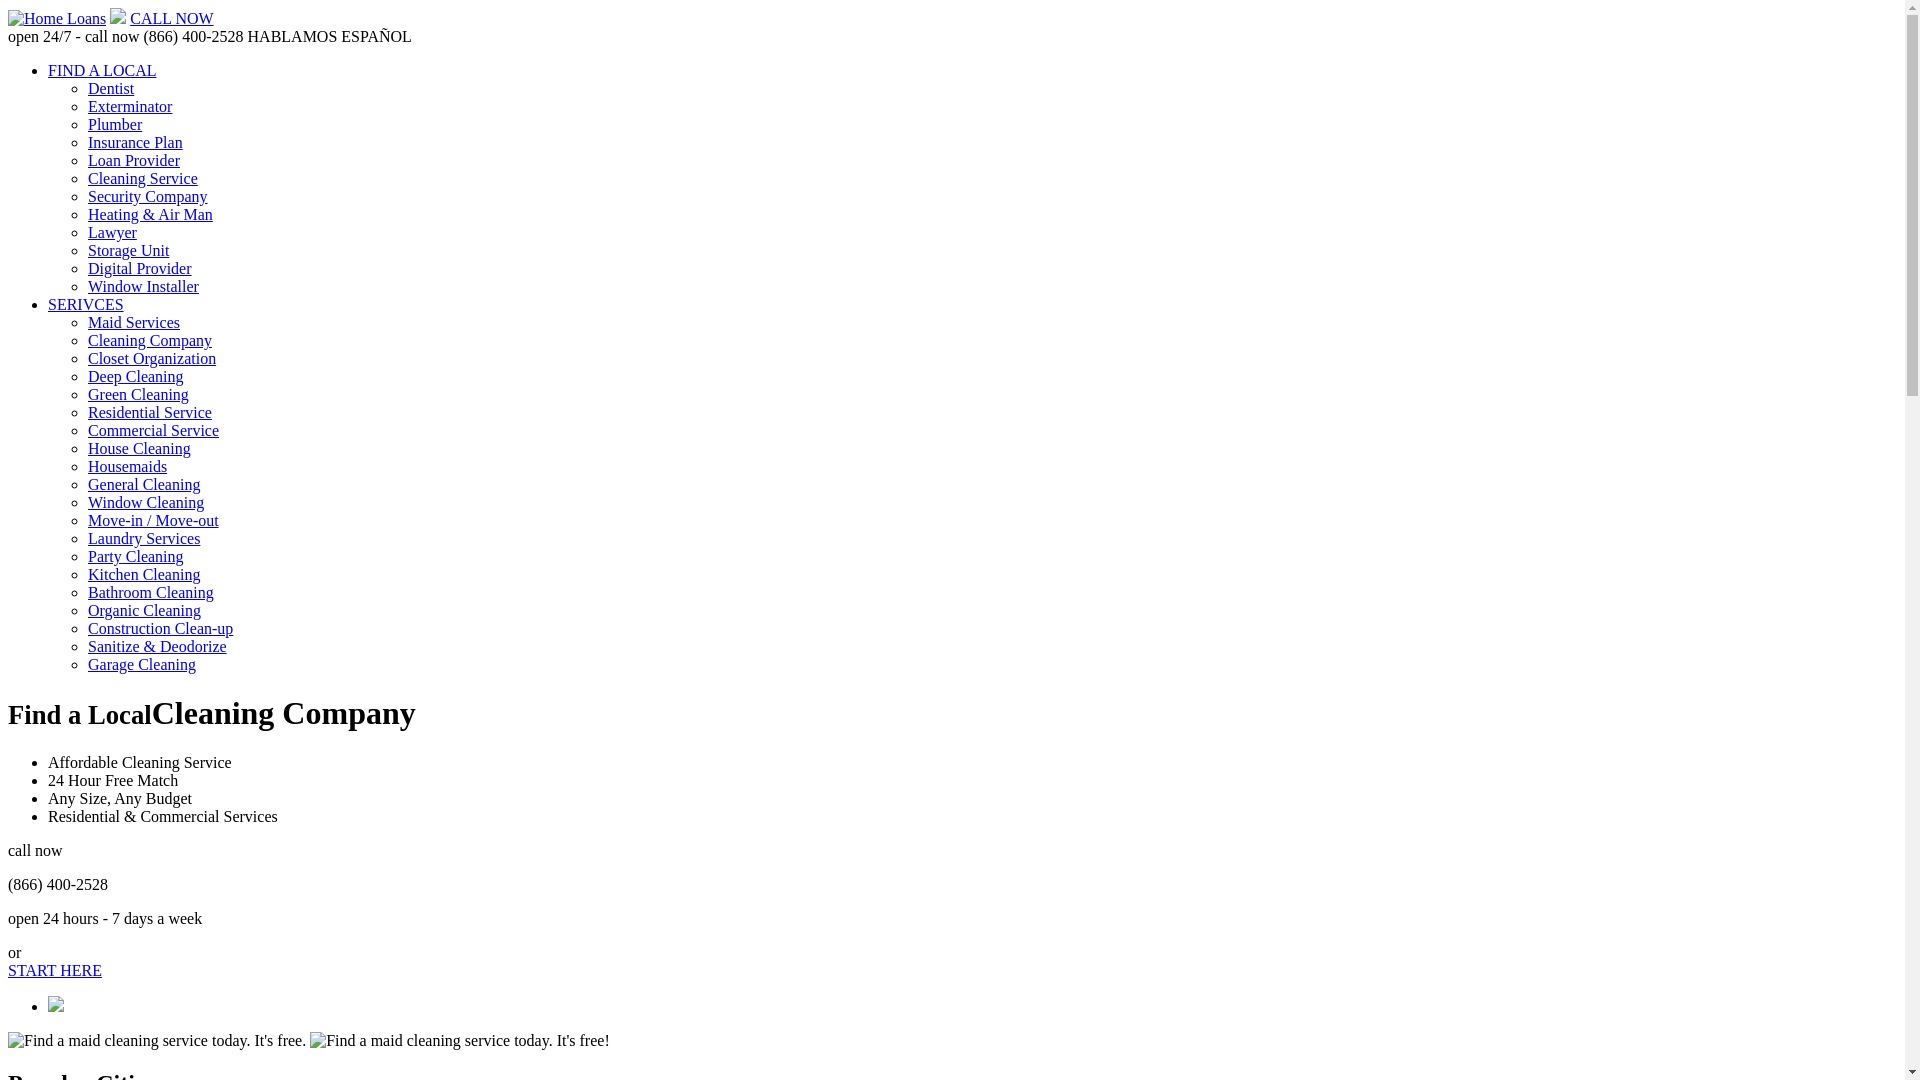  What do you see at coordinates (134, 556) in the screenshot?
I see `'Party Cleaning'` at bounding box center [134, 556].